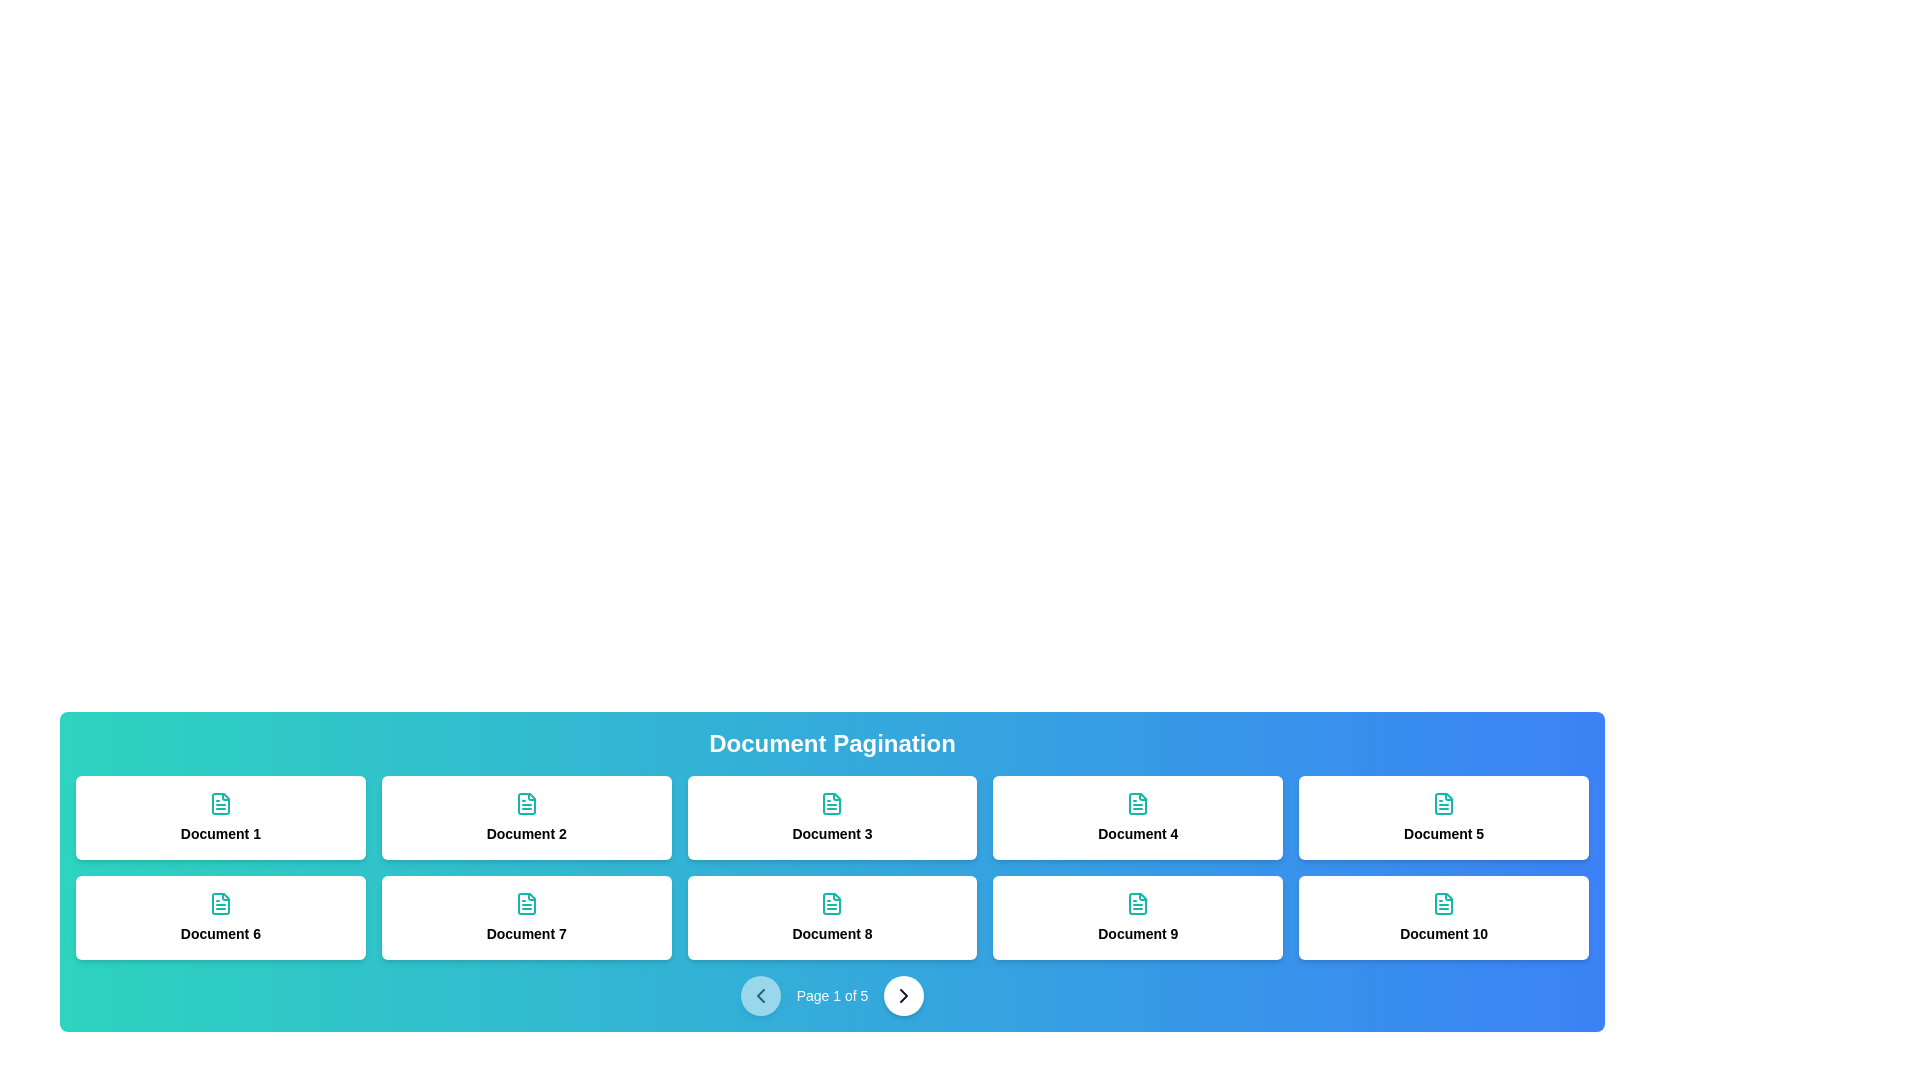  What do you see at coordinates (832, 918) in the screenshot?
I see `the selectable card located in the third column of the second row of a grid layout, which represents a specific document or item` at bounding box center [832, 918].